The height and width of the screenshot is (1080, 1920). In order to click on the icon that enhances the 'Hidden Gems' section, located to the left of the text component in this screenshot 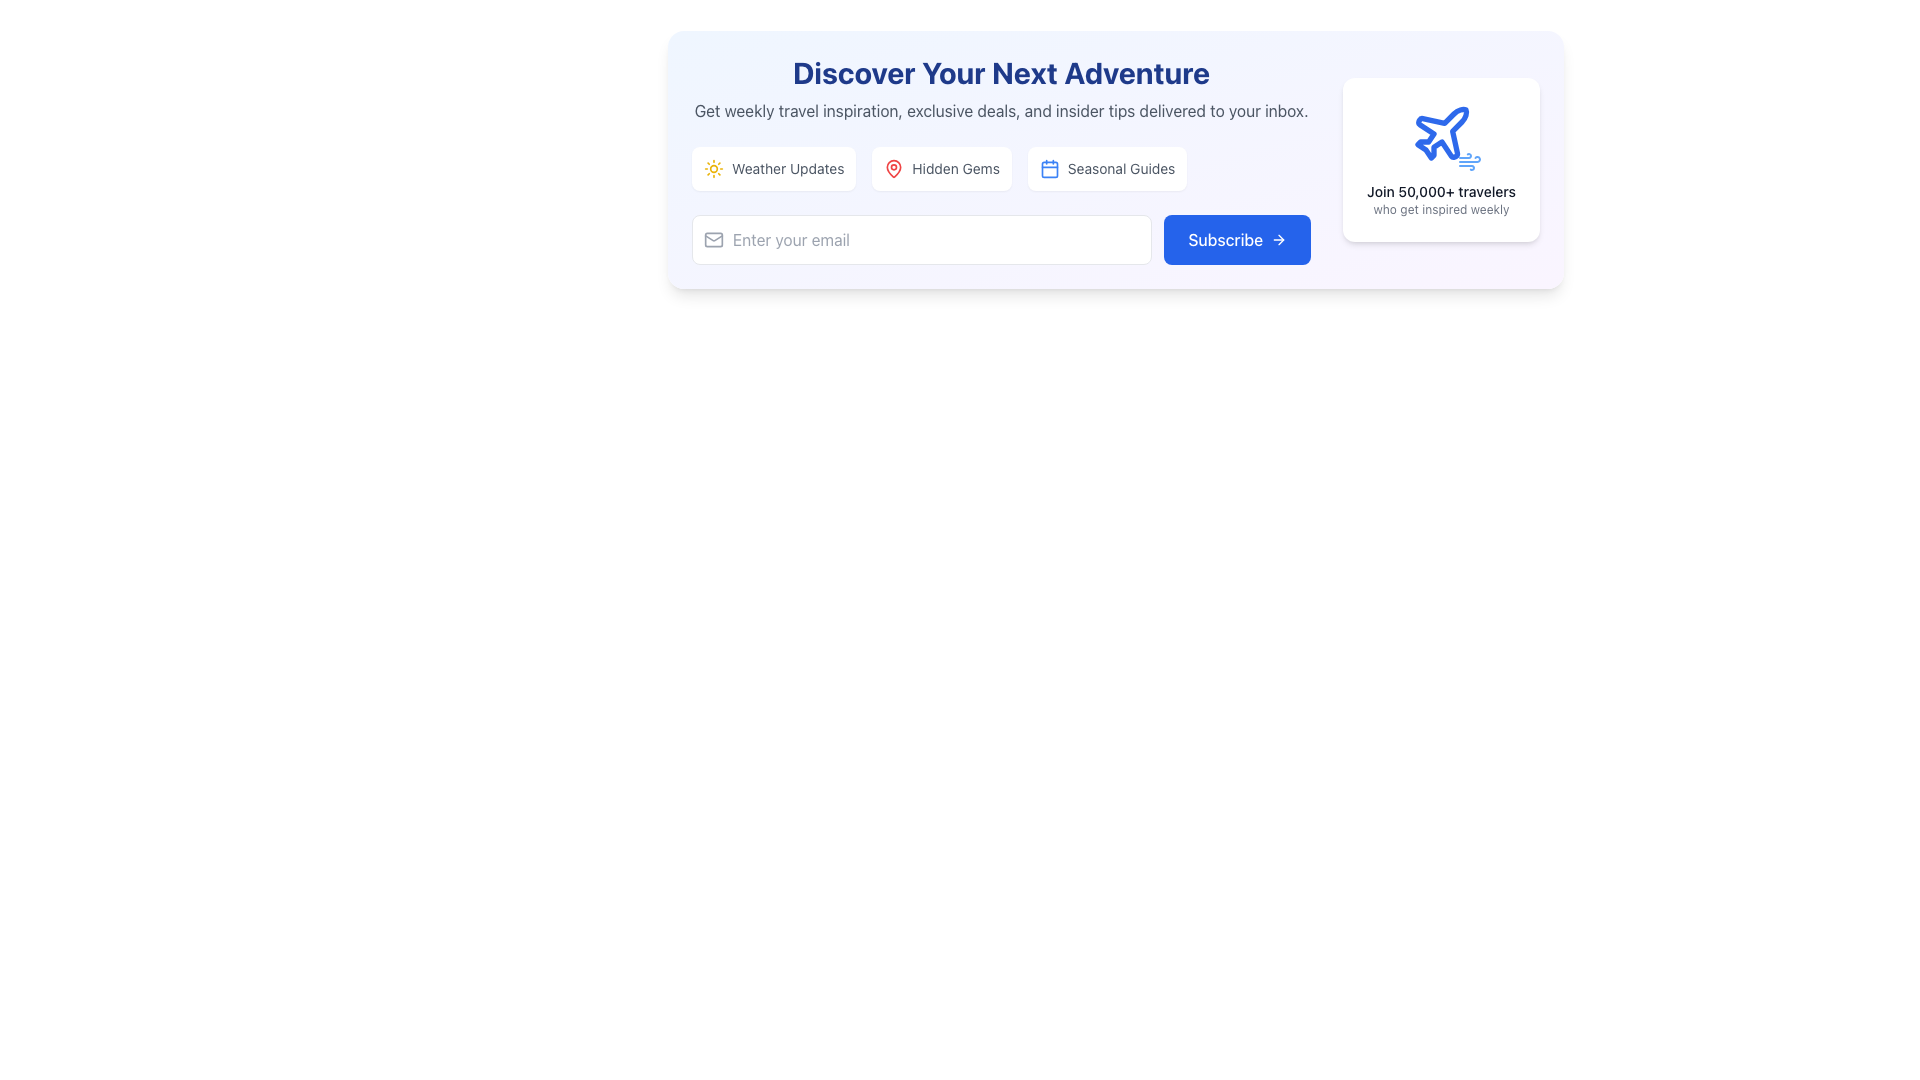, I will do `click(893, 168)`.